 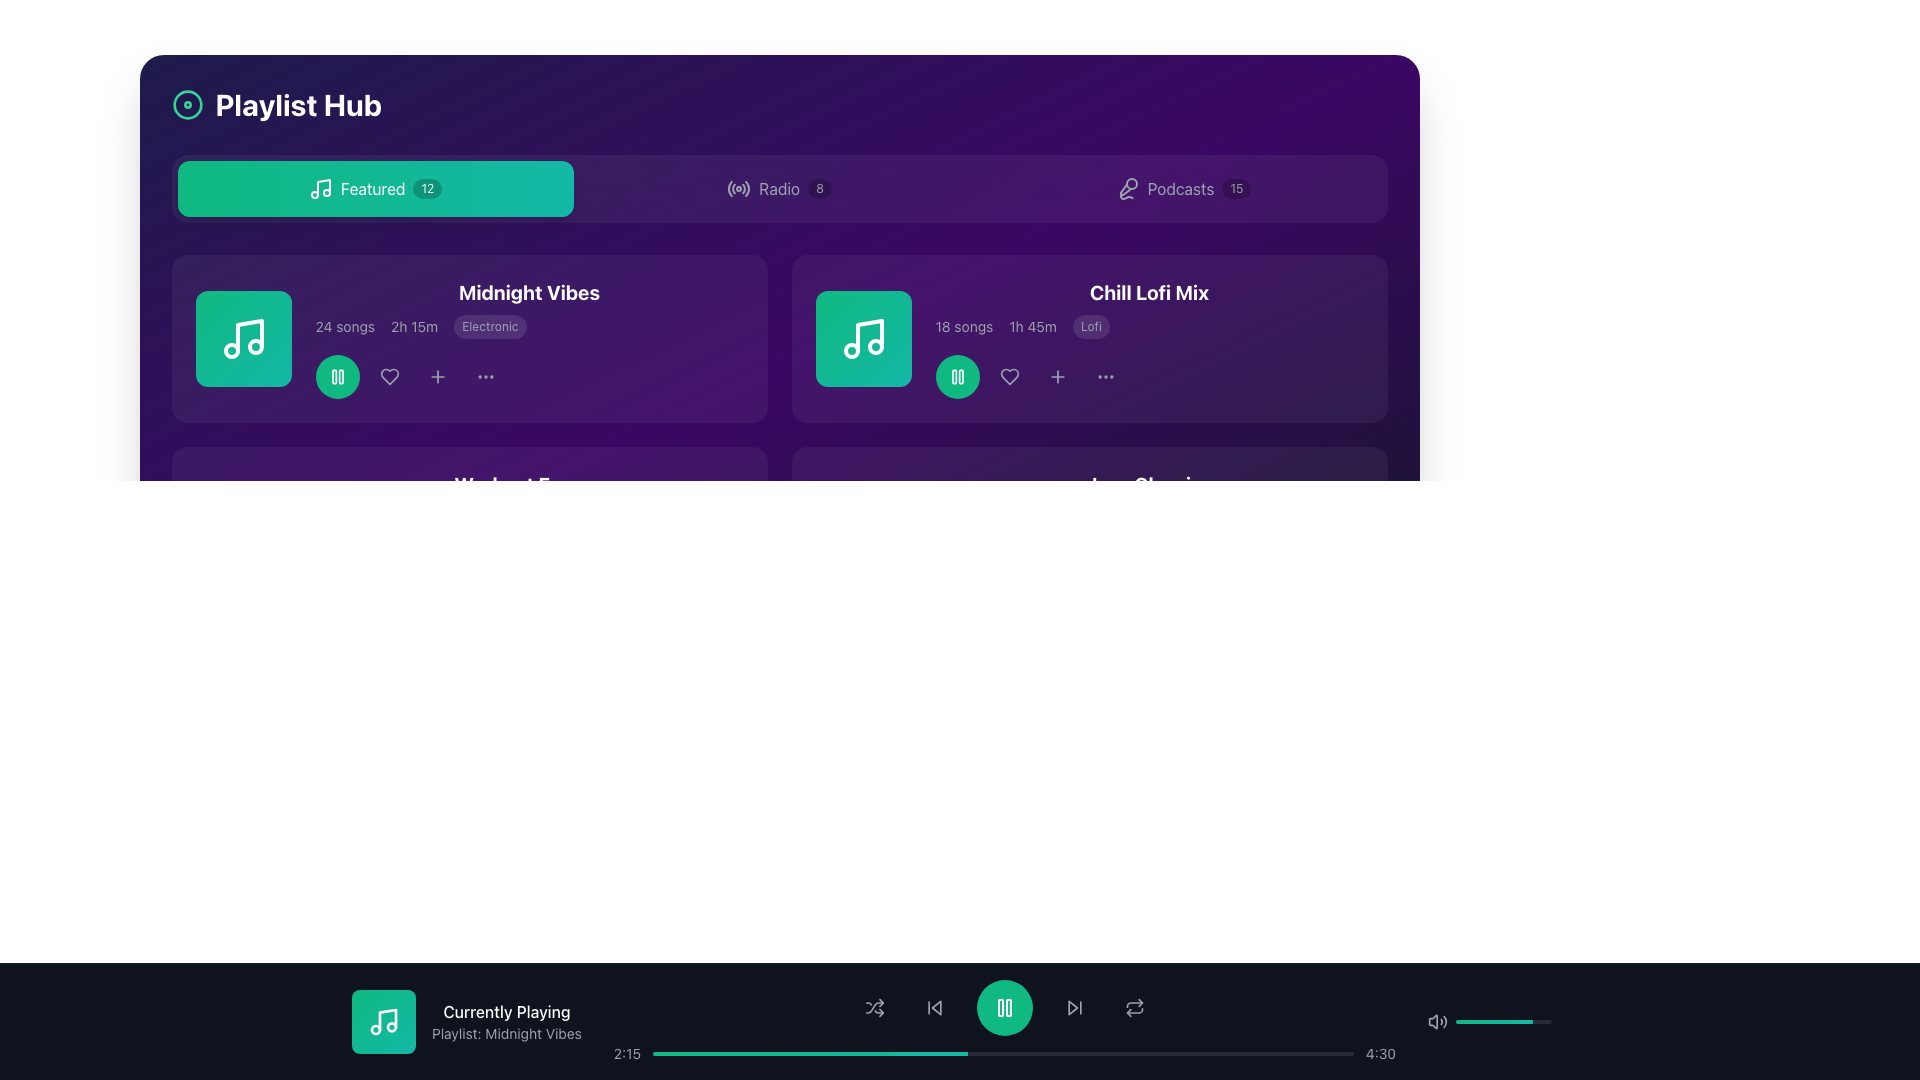 What do you see at coordinates (323, 187) in the screenshot?
I see `the vertical line of the musical note icon located within the green 'Featured' button in the top-left section of the interface` at bounding box center [323, 187].